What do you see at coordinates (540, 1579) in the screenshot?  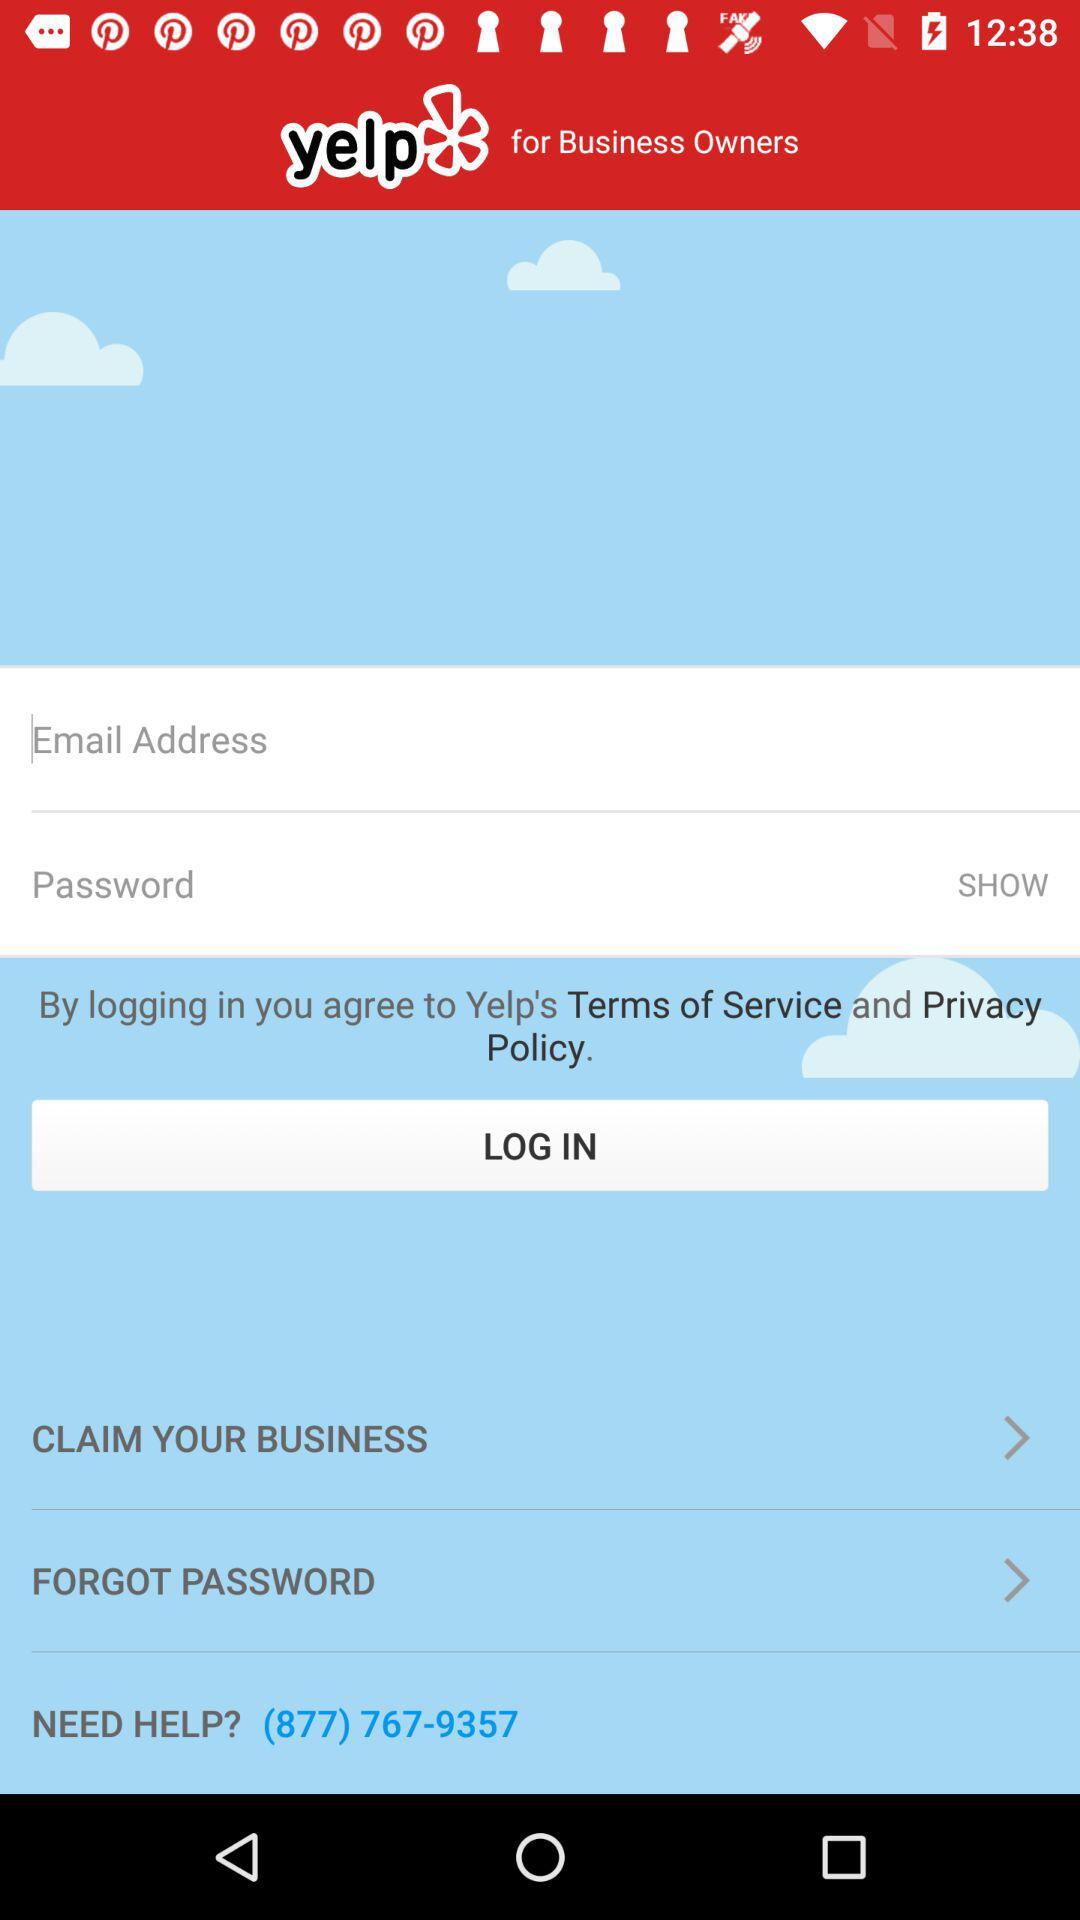 I see `the icon below the claim your business item` at bounding box center [540, 1579].